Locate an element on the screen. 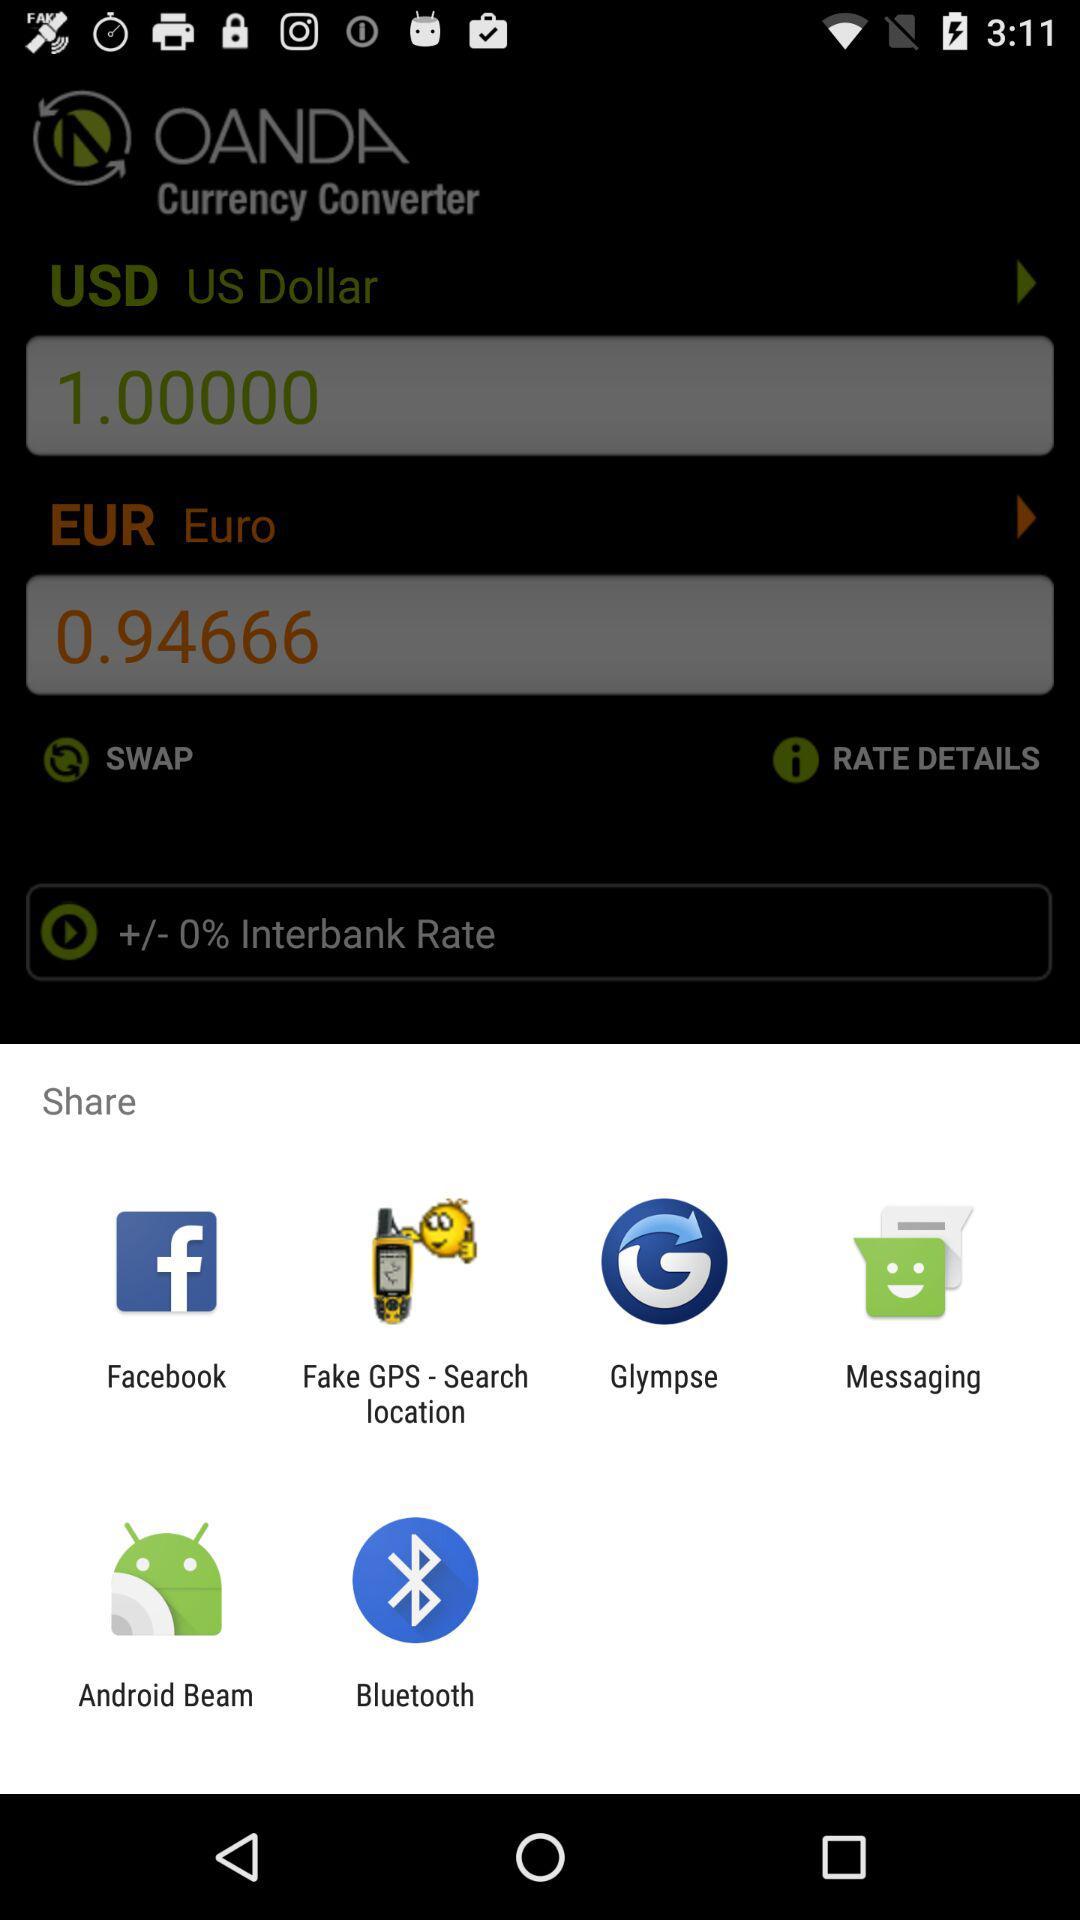  messaging icon is located at coordinates (913, 1392).